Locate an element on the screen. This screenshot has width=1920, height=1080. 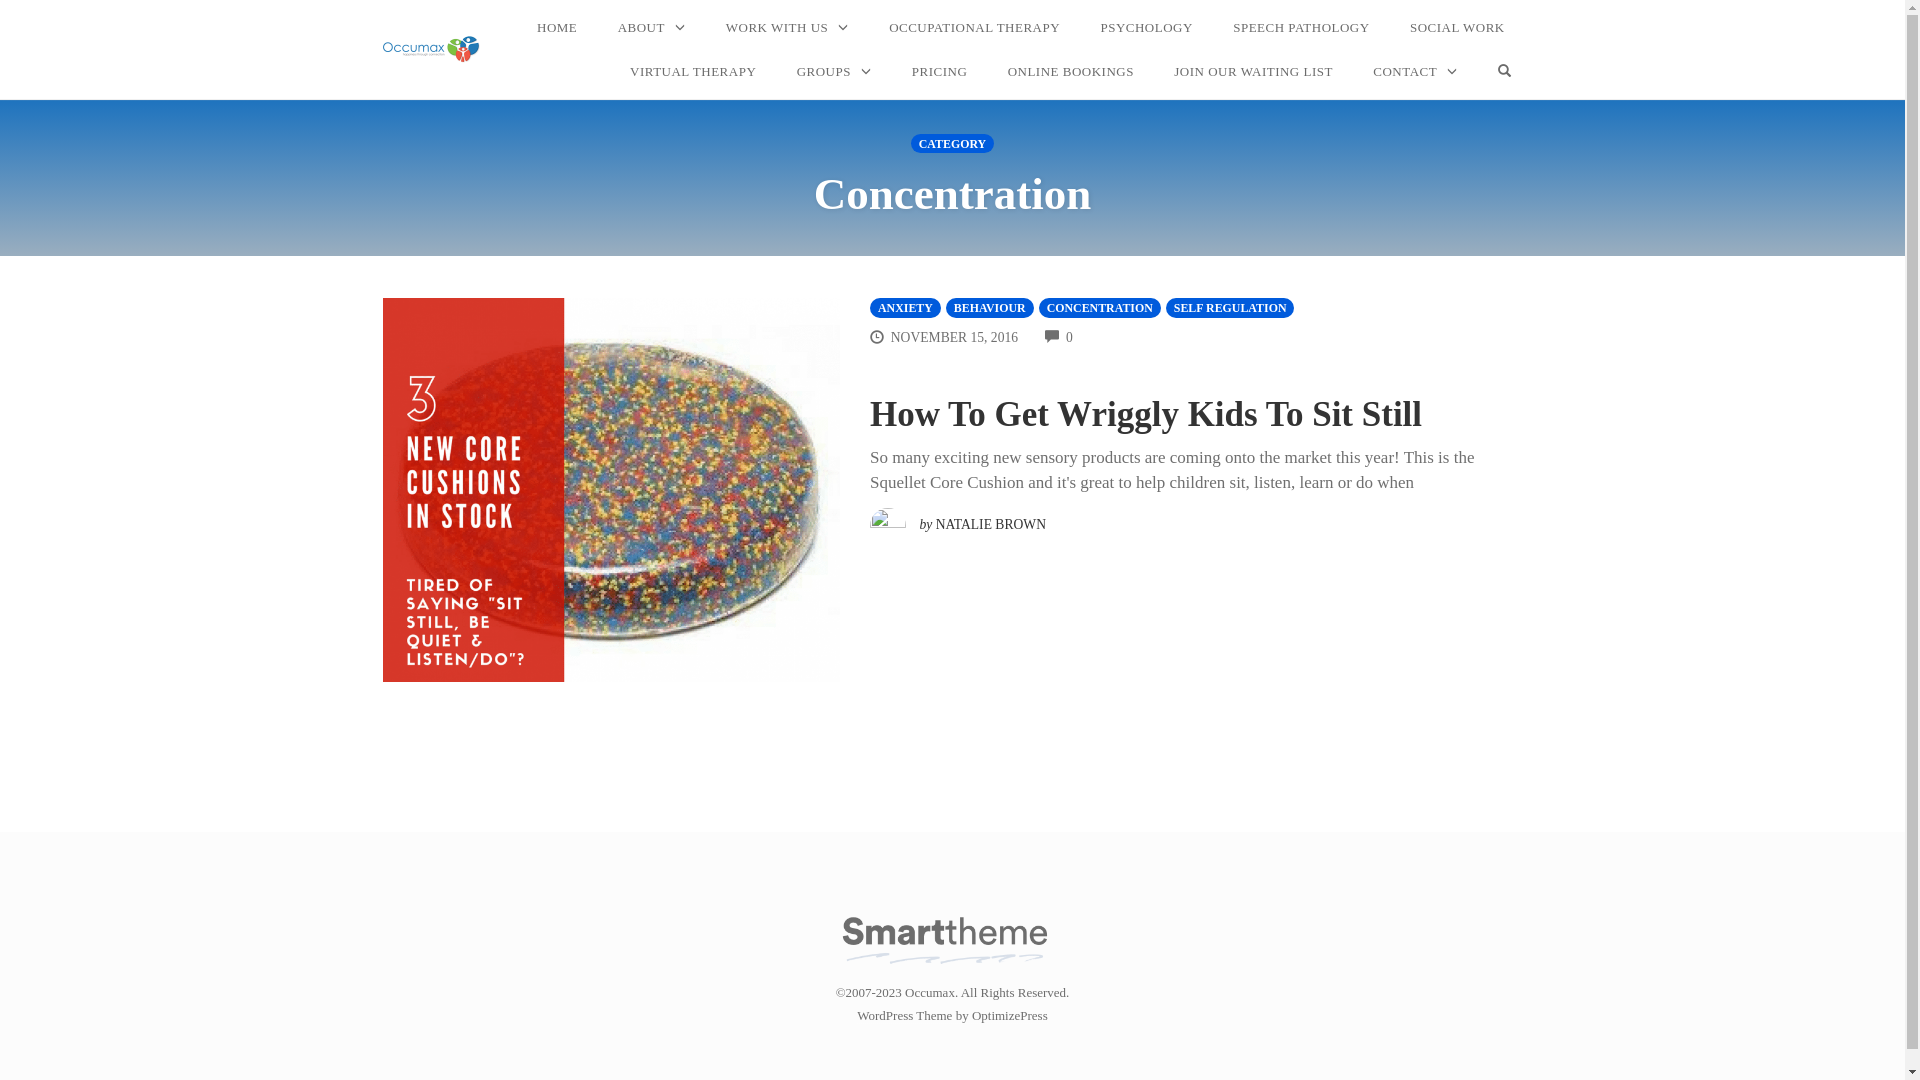
'SPEECH PATHOLOGY' is located at coordinates (1300, 27).